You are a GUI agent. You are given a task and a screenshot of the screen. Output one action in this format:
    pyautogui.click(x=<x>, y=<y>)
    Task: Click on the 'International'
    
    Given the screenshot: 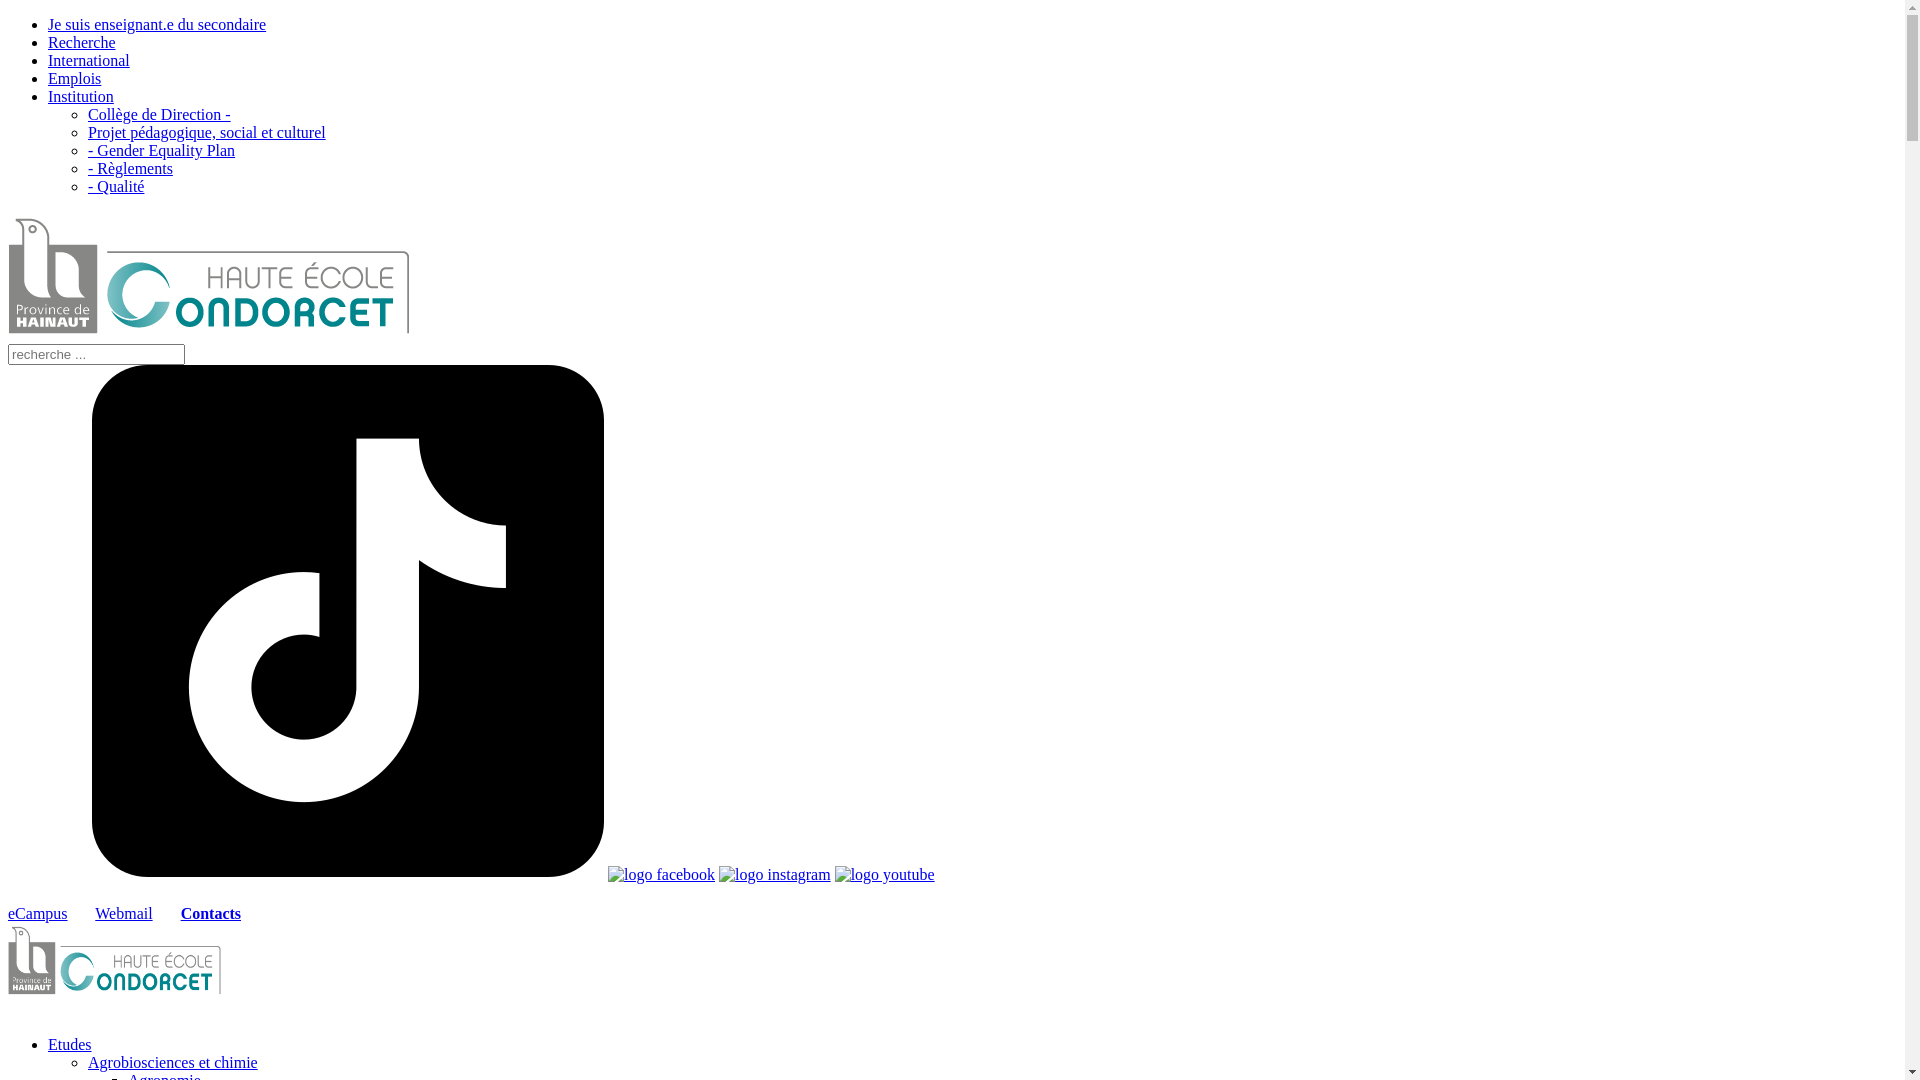 What is the action you would take?
    pyautogui.click(x=88, y=59)
    